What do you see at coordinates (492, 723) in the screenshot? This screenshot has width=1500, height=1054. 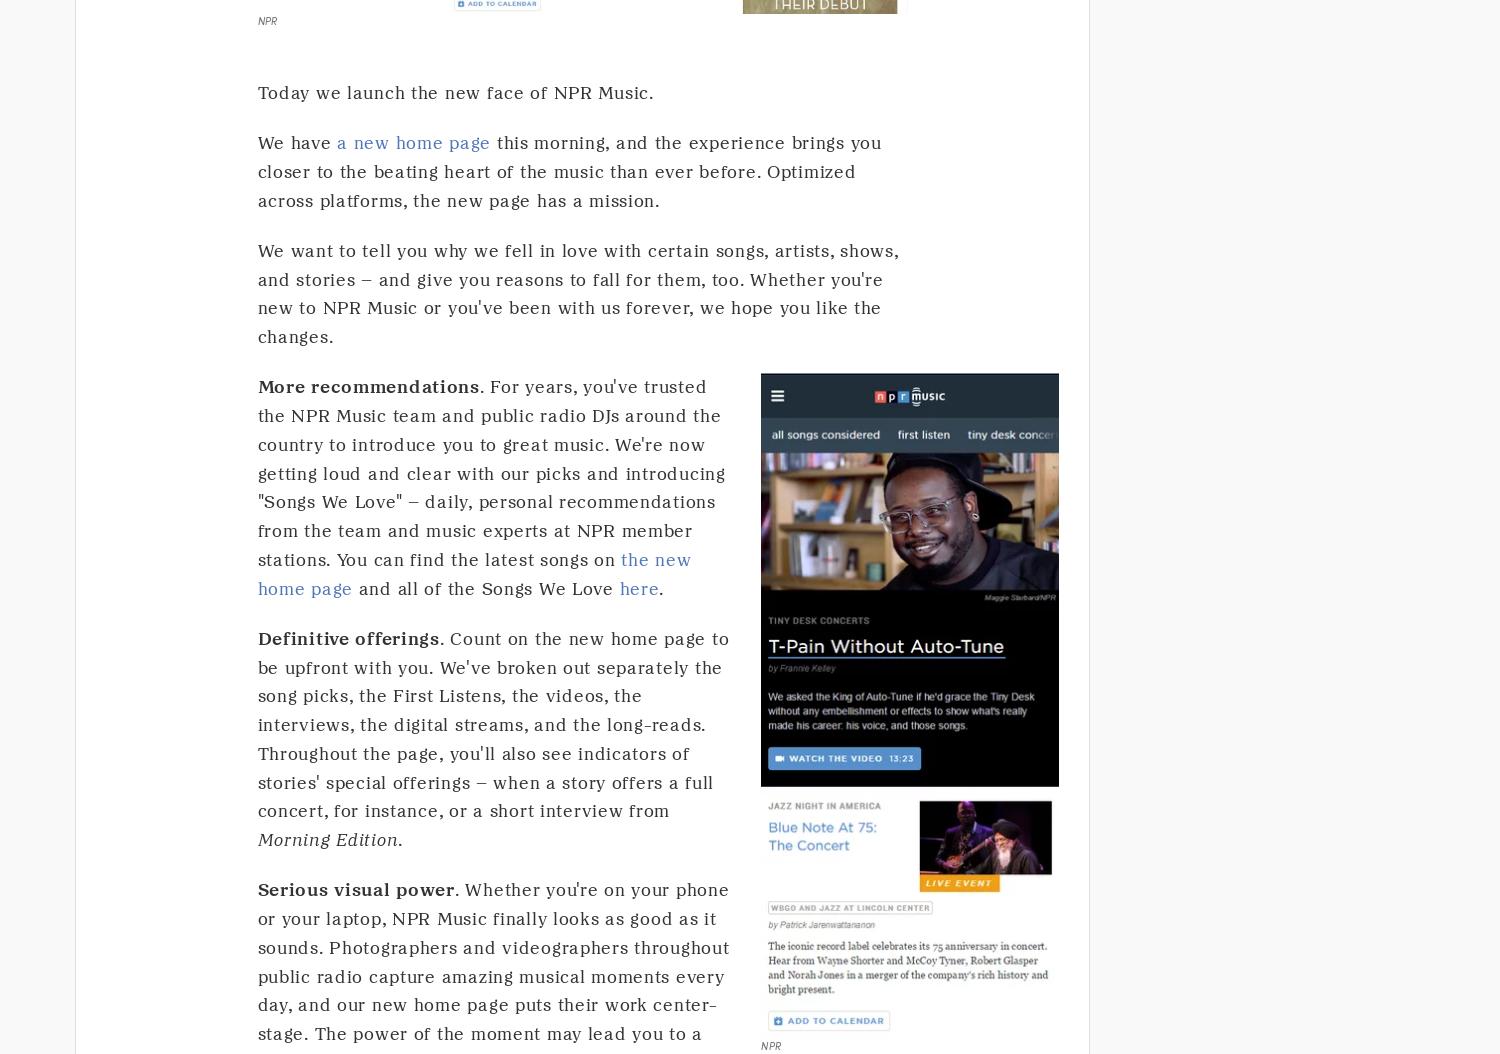 I see `'. Count on the new home page to be upfront with you. We've broken out separately the song picks, the First Listens, the videos, the interviews, the digital streams, and the long-reads. Throughout the page, you'll also see indicators of stories' special offerings – when a story offers a full concert, for instance, or a short interview from'` at bounding box center [492, 723].